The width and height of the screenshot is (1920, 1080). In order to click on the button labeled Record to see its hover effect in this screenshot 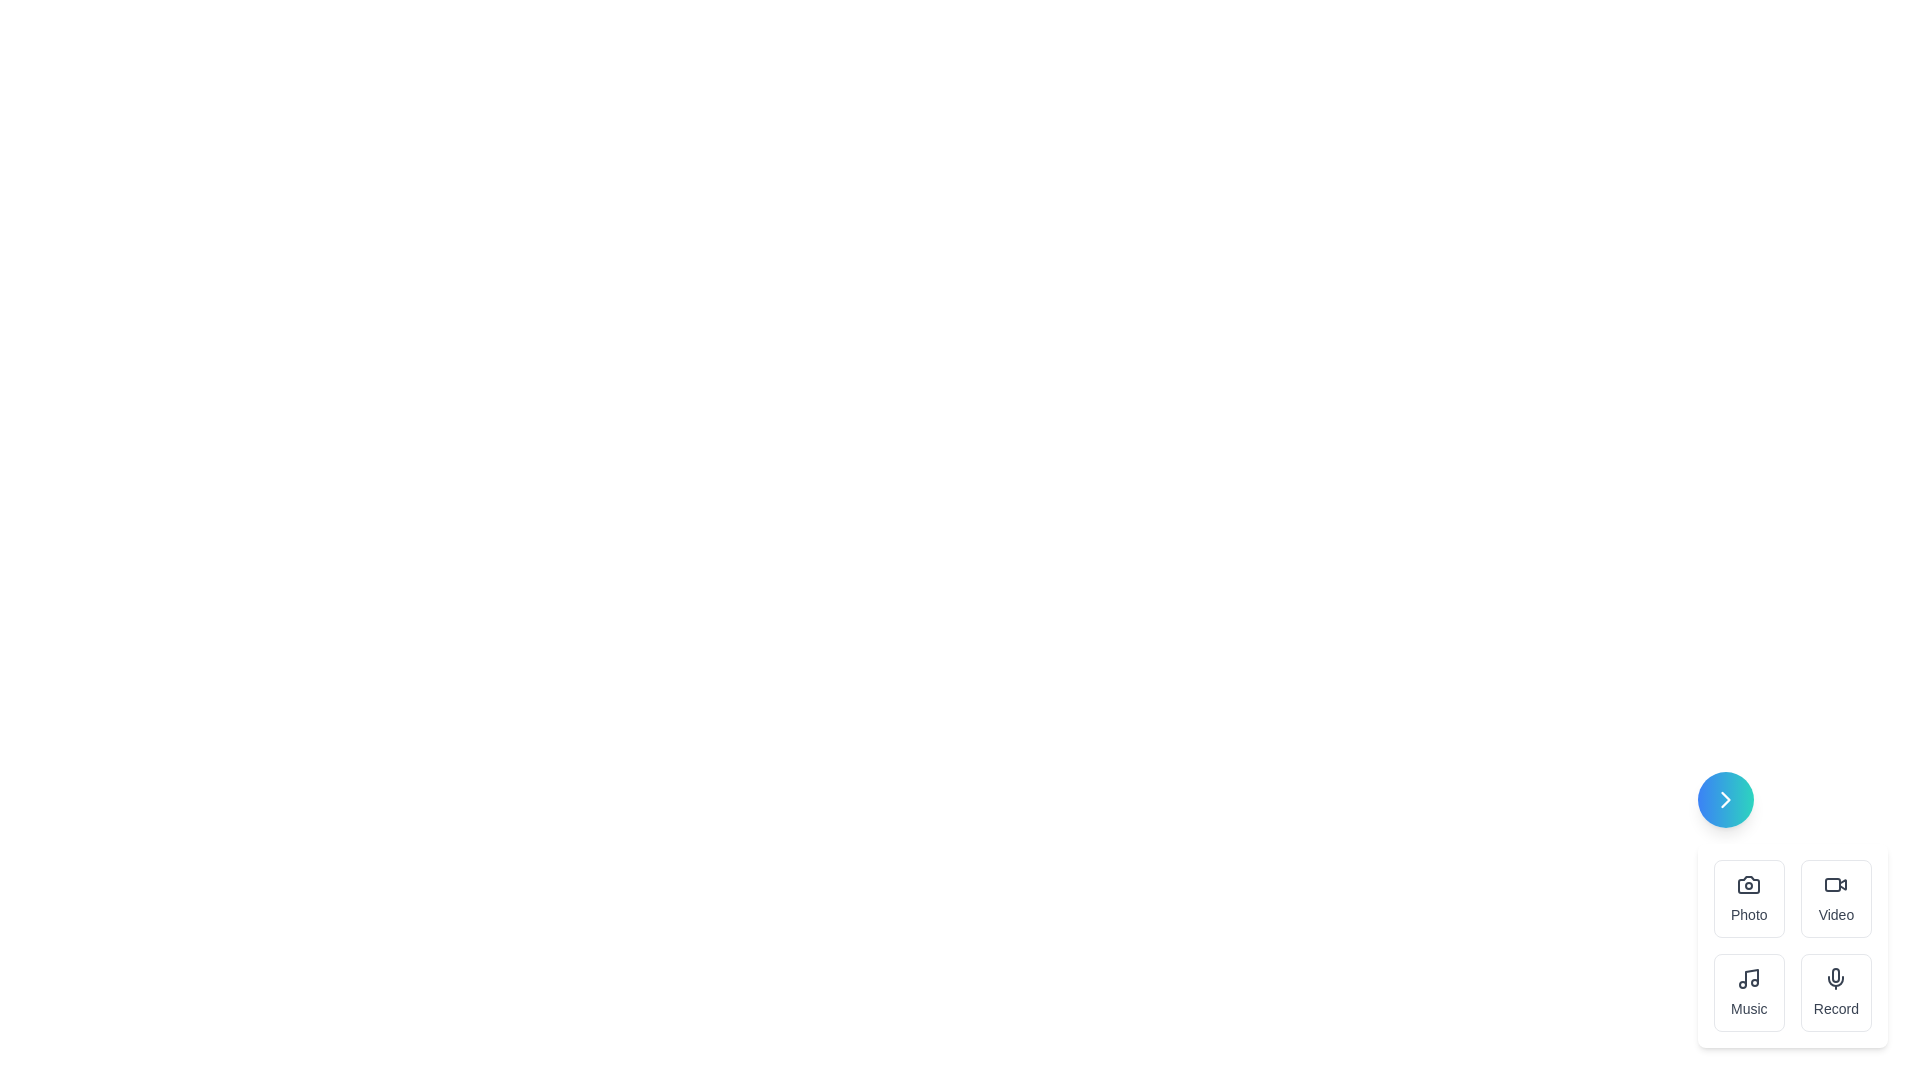, I will do `click(1836, 992)`.